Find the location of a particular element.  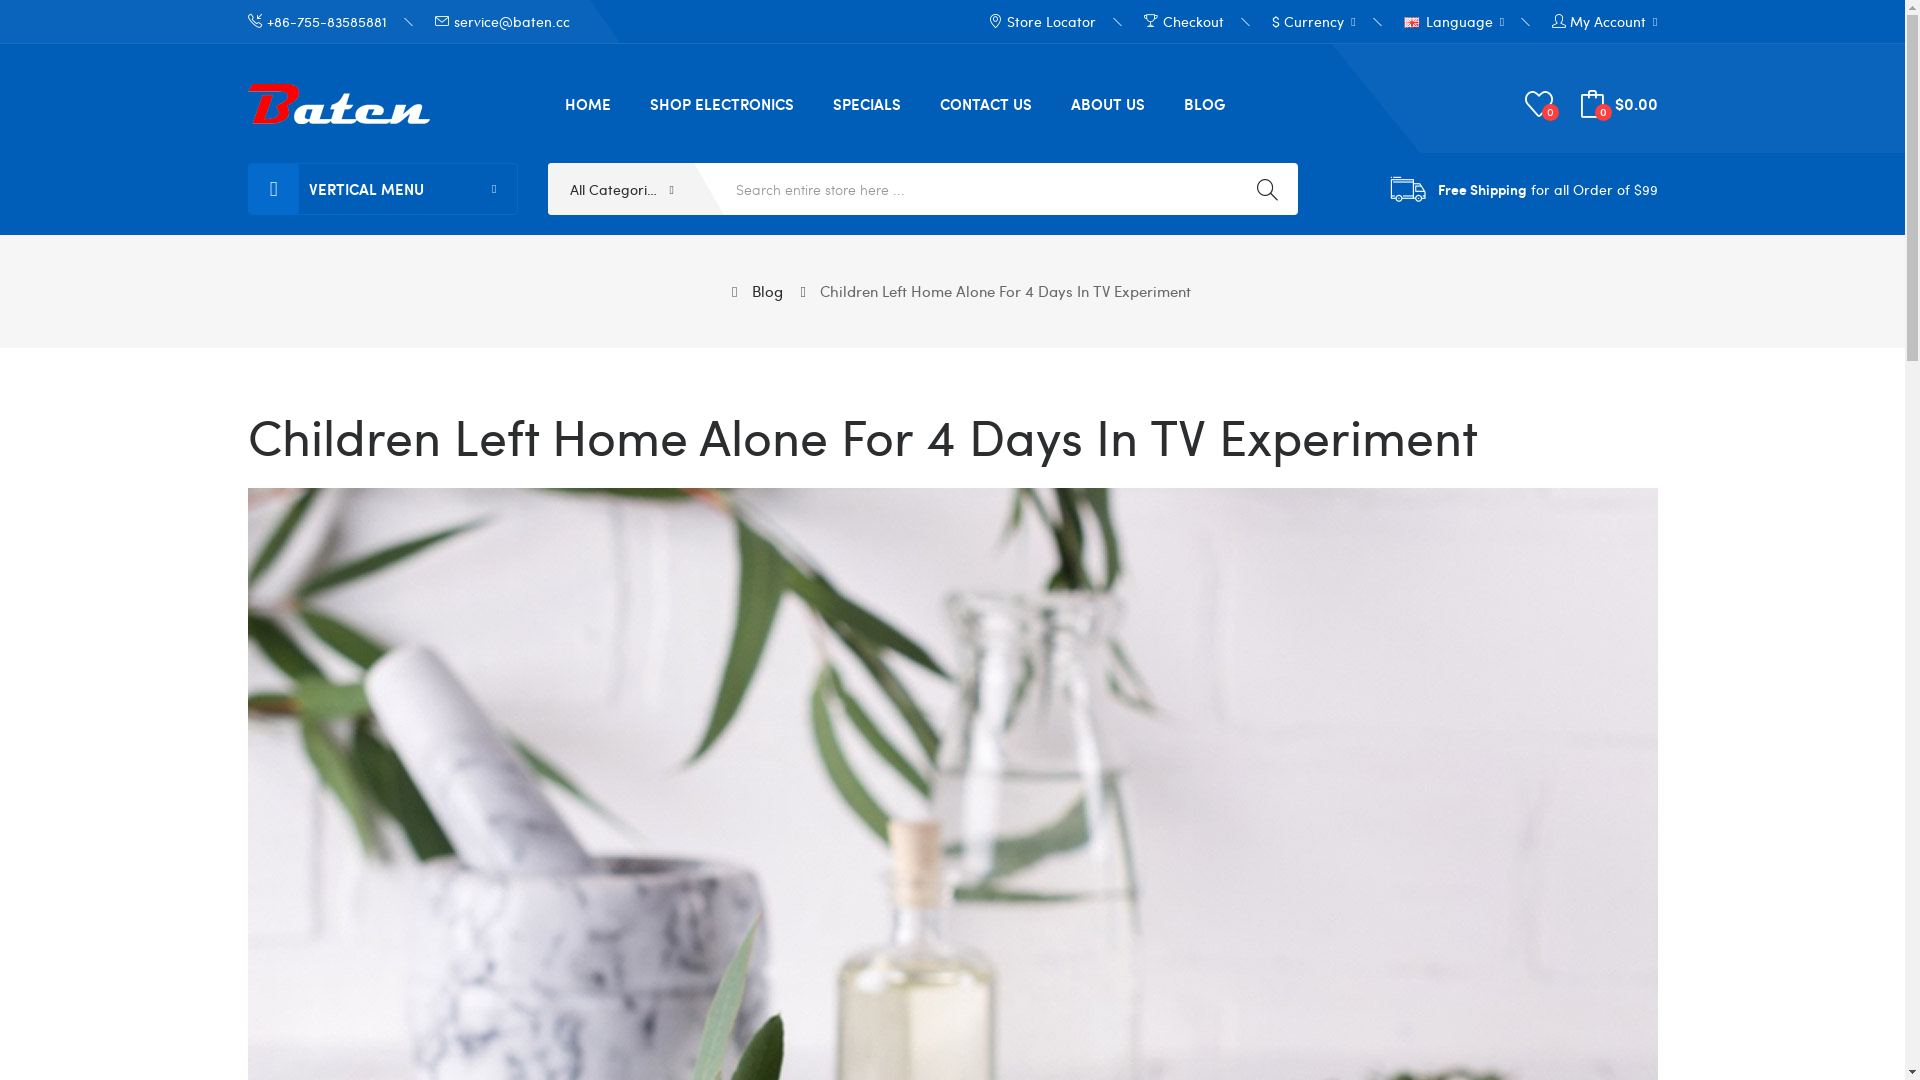

'SPECIALS' is located at coordinates (867, 103).